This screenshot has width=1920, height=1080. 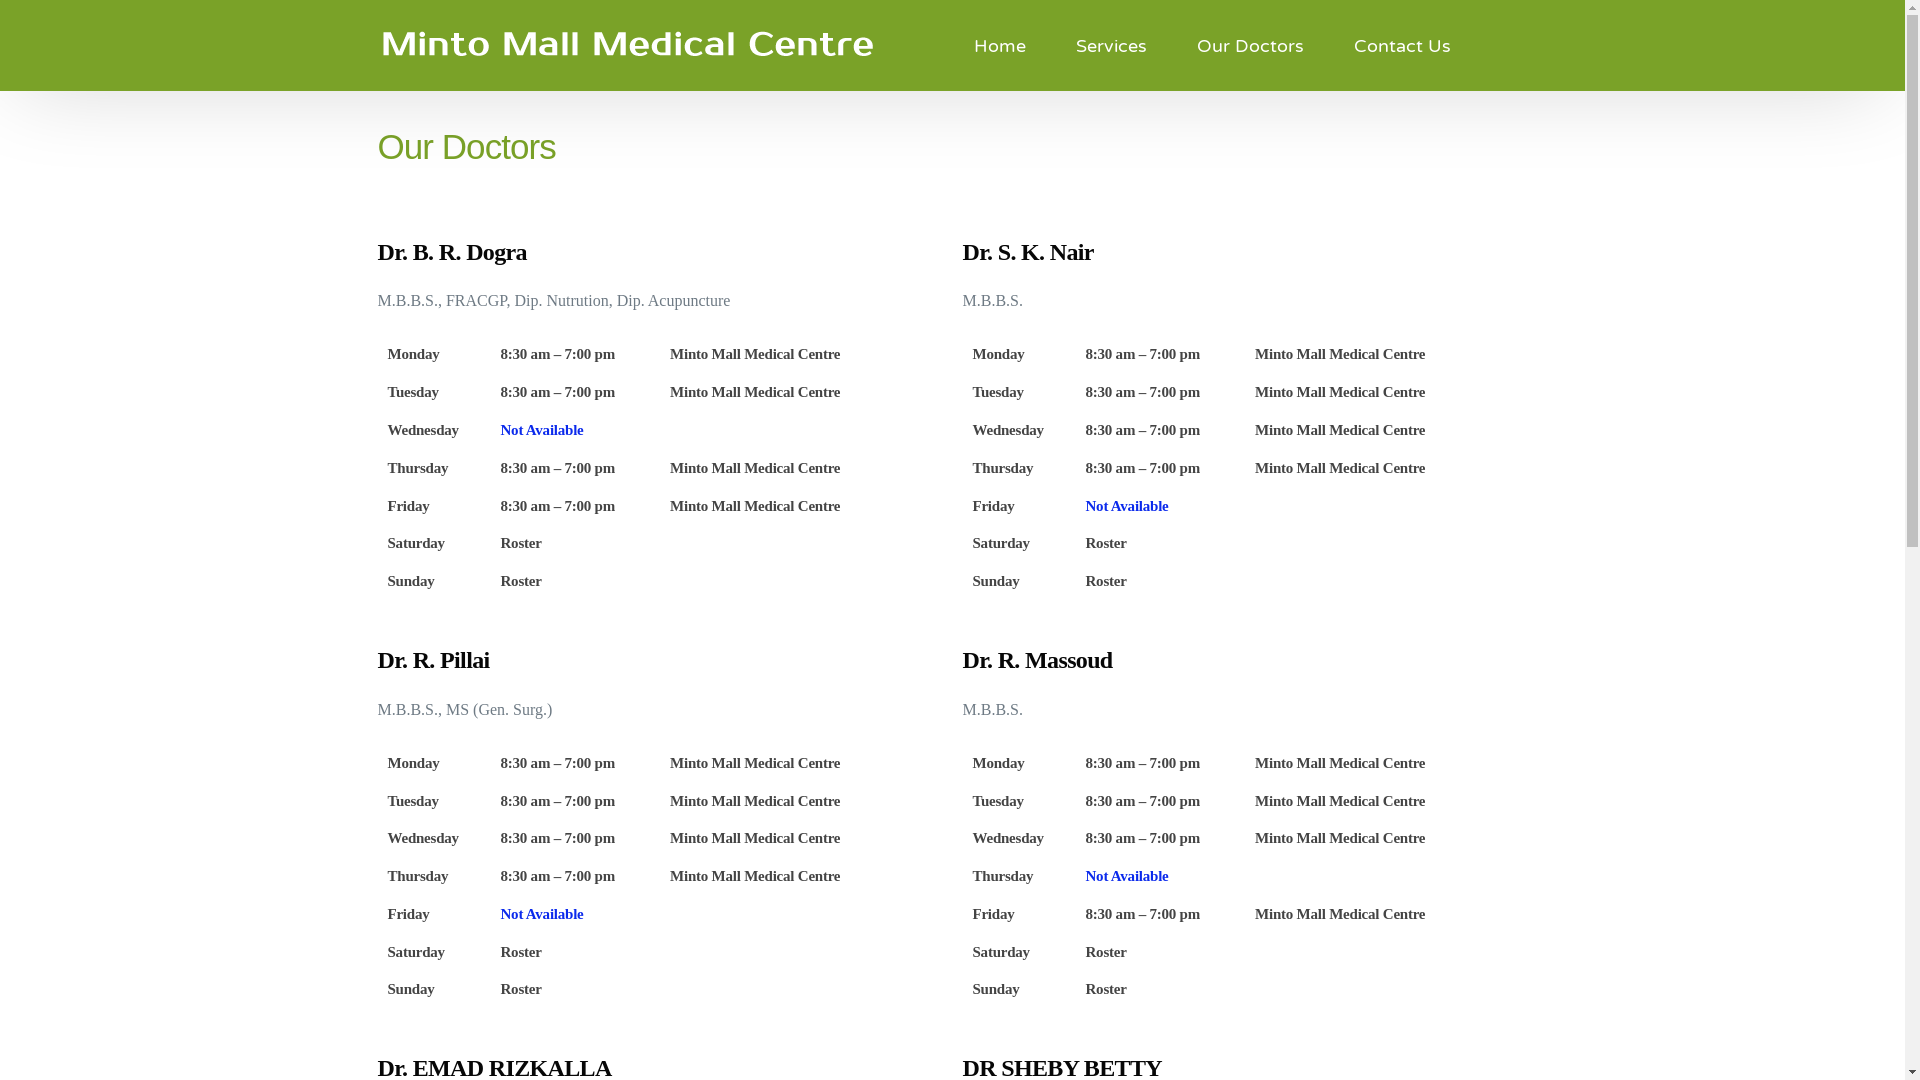 What do you see at coordinates (1171, 45) in the screenshot?
I see `'Our Doctors'` at bounding box center [1171, 45].